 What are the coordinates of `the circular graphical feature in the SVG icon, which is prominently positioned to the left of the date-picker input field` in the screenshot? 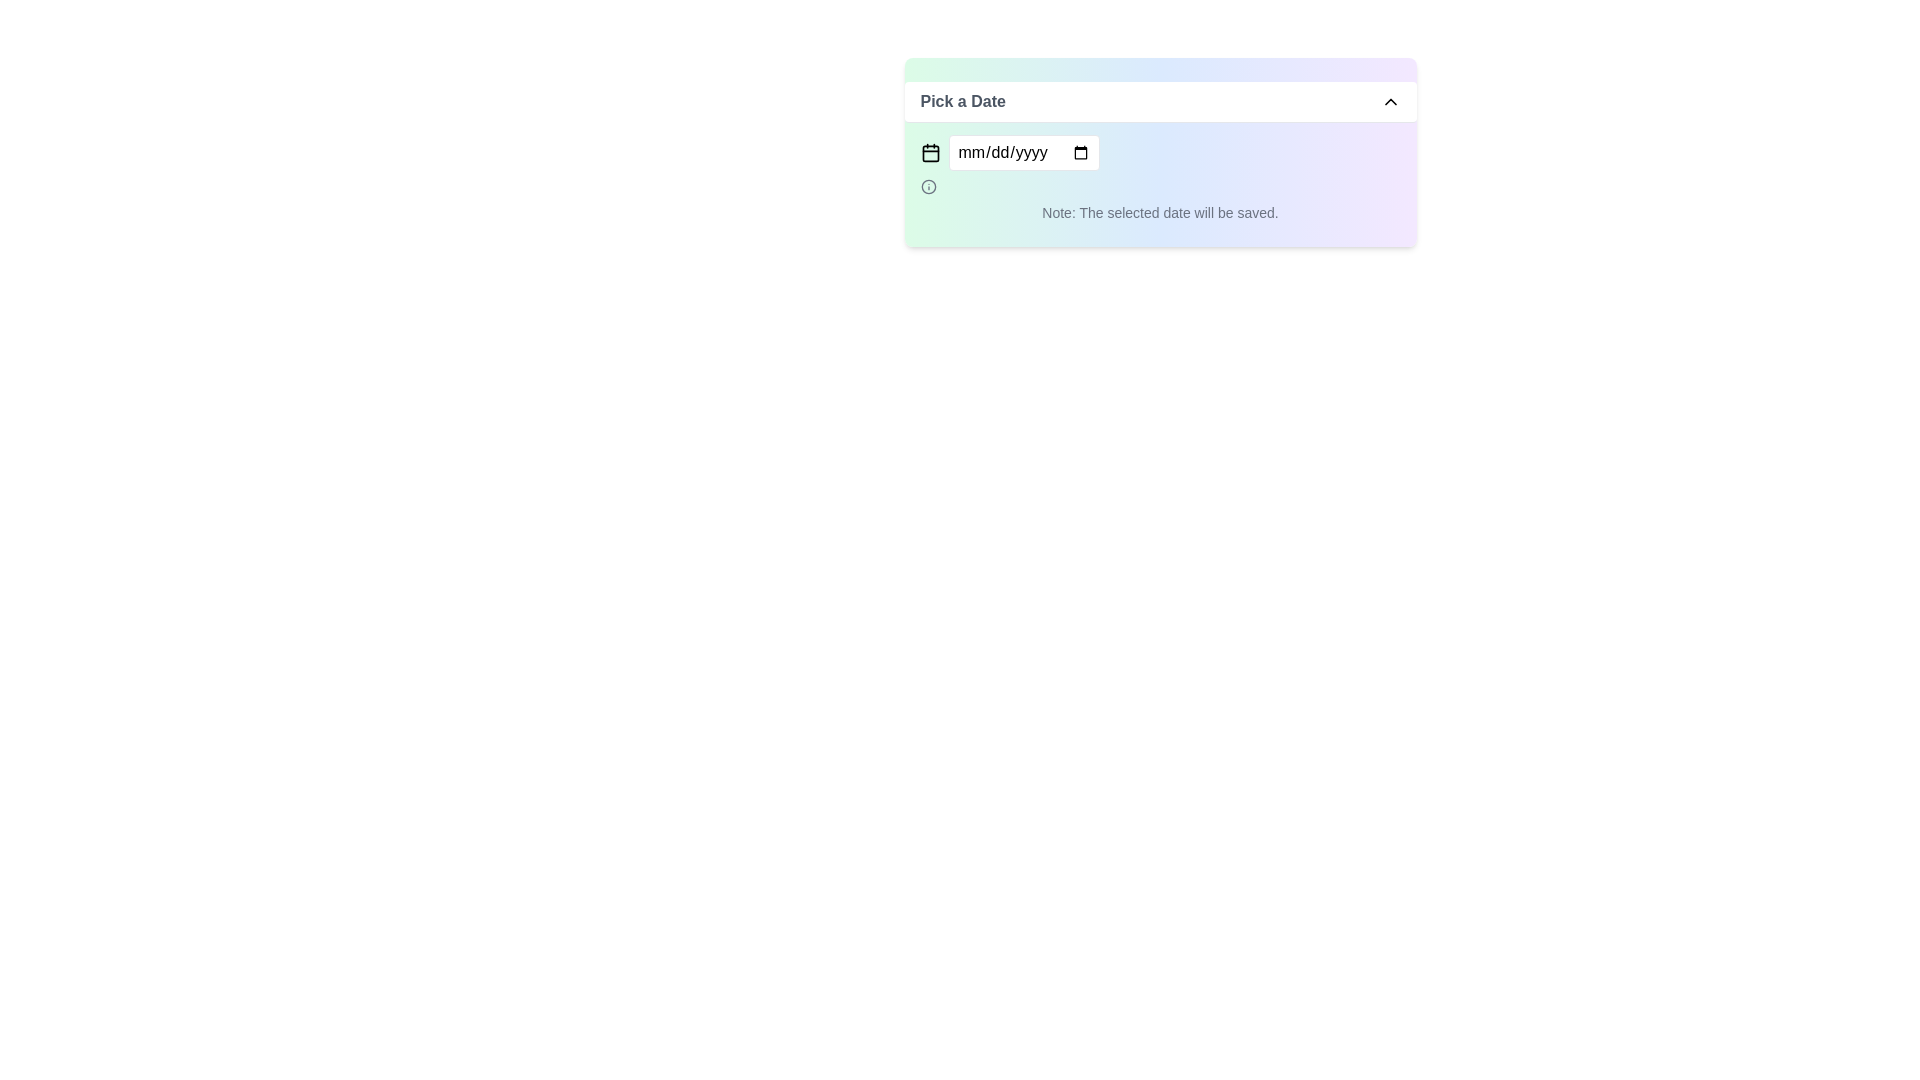 It's located at (927, 186).